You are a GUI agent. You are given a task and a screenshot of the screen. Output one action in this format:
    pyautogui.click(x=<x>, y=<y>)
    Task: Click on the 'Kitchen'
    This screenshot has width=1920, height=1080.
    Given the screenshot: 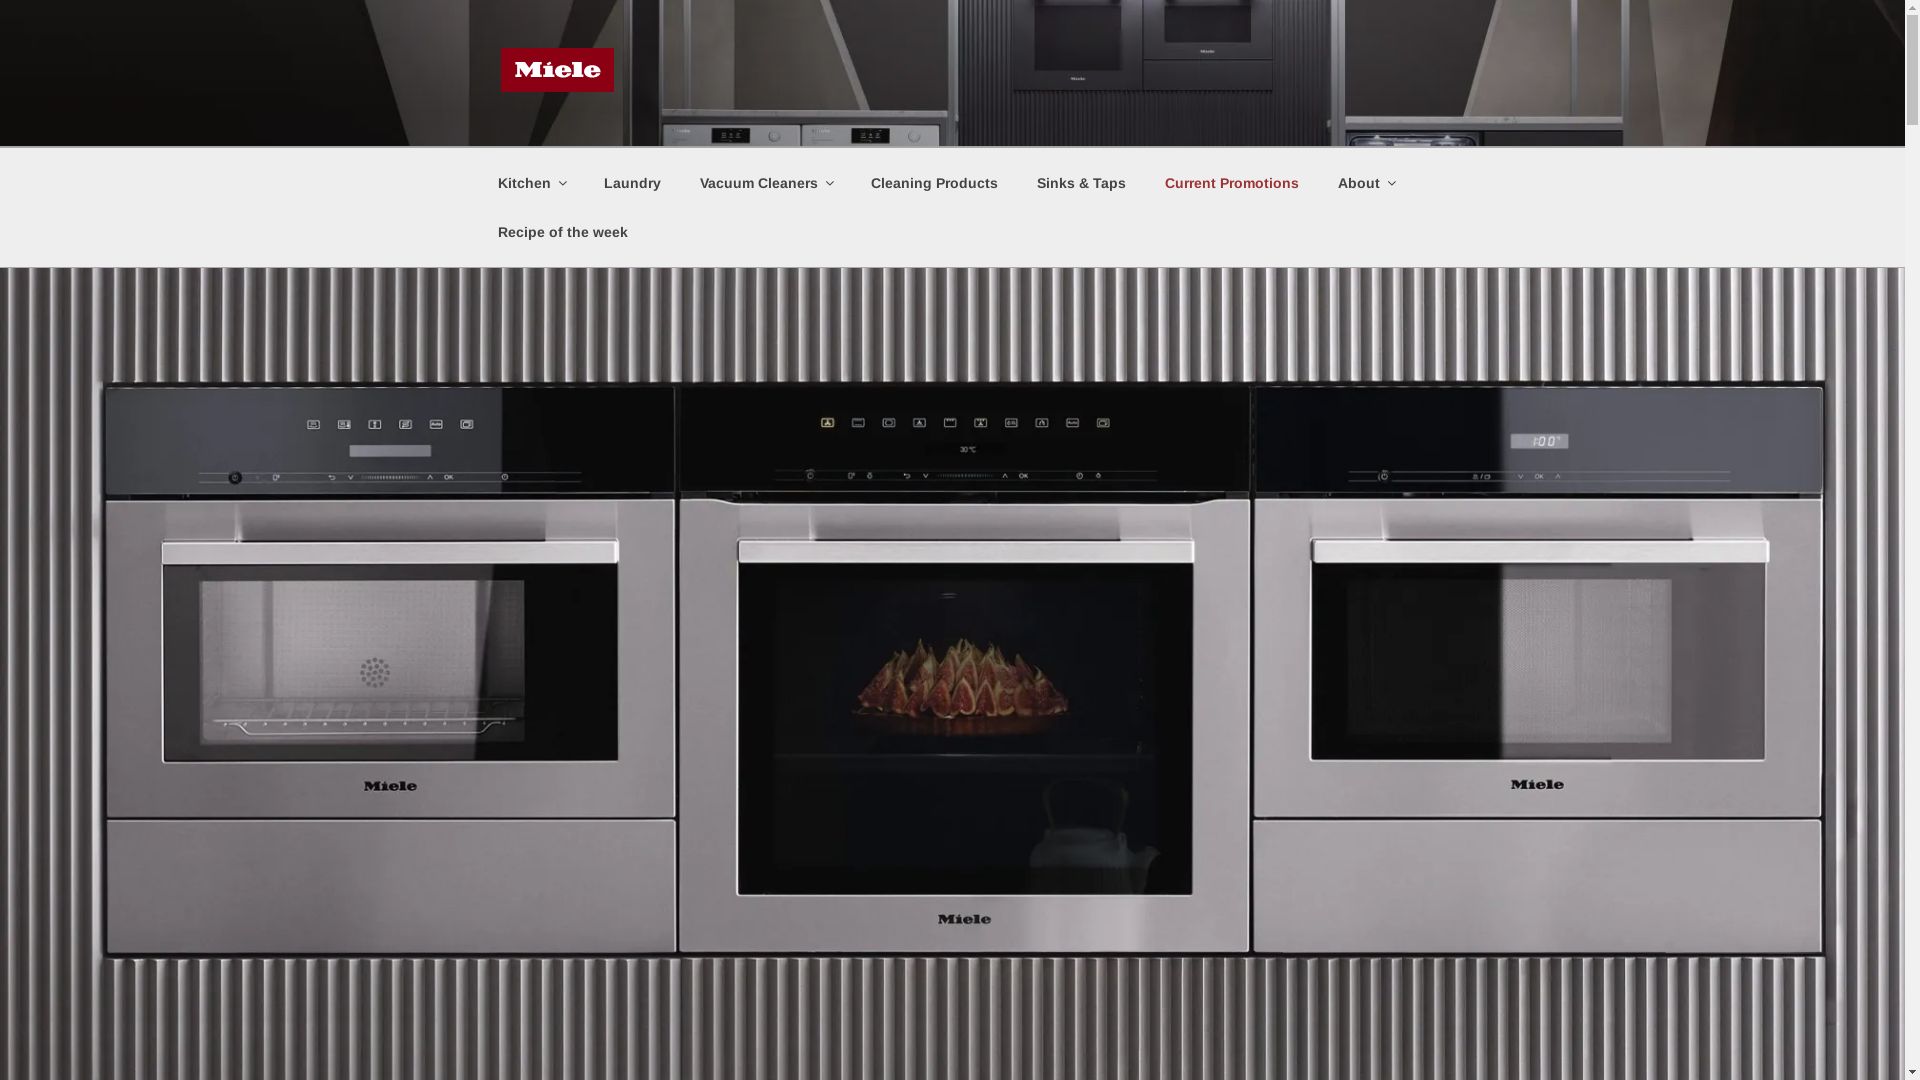 What is the action you would take?
    pyautogui.click(x=531, y=182)
    